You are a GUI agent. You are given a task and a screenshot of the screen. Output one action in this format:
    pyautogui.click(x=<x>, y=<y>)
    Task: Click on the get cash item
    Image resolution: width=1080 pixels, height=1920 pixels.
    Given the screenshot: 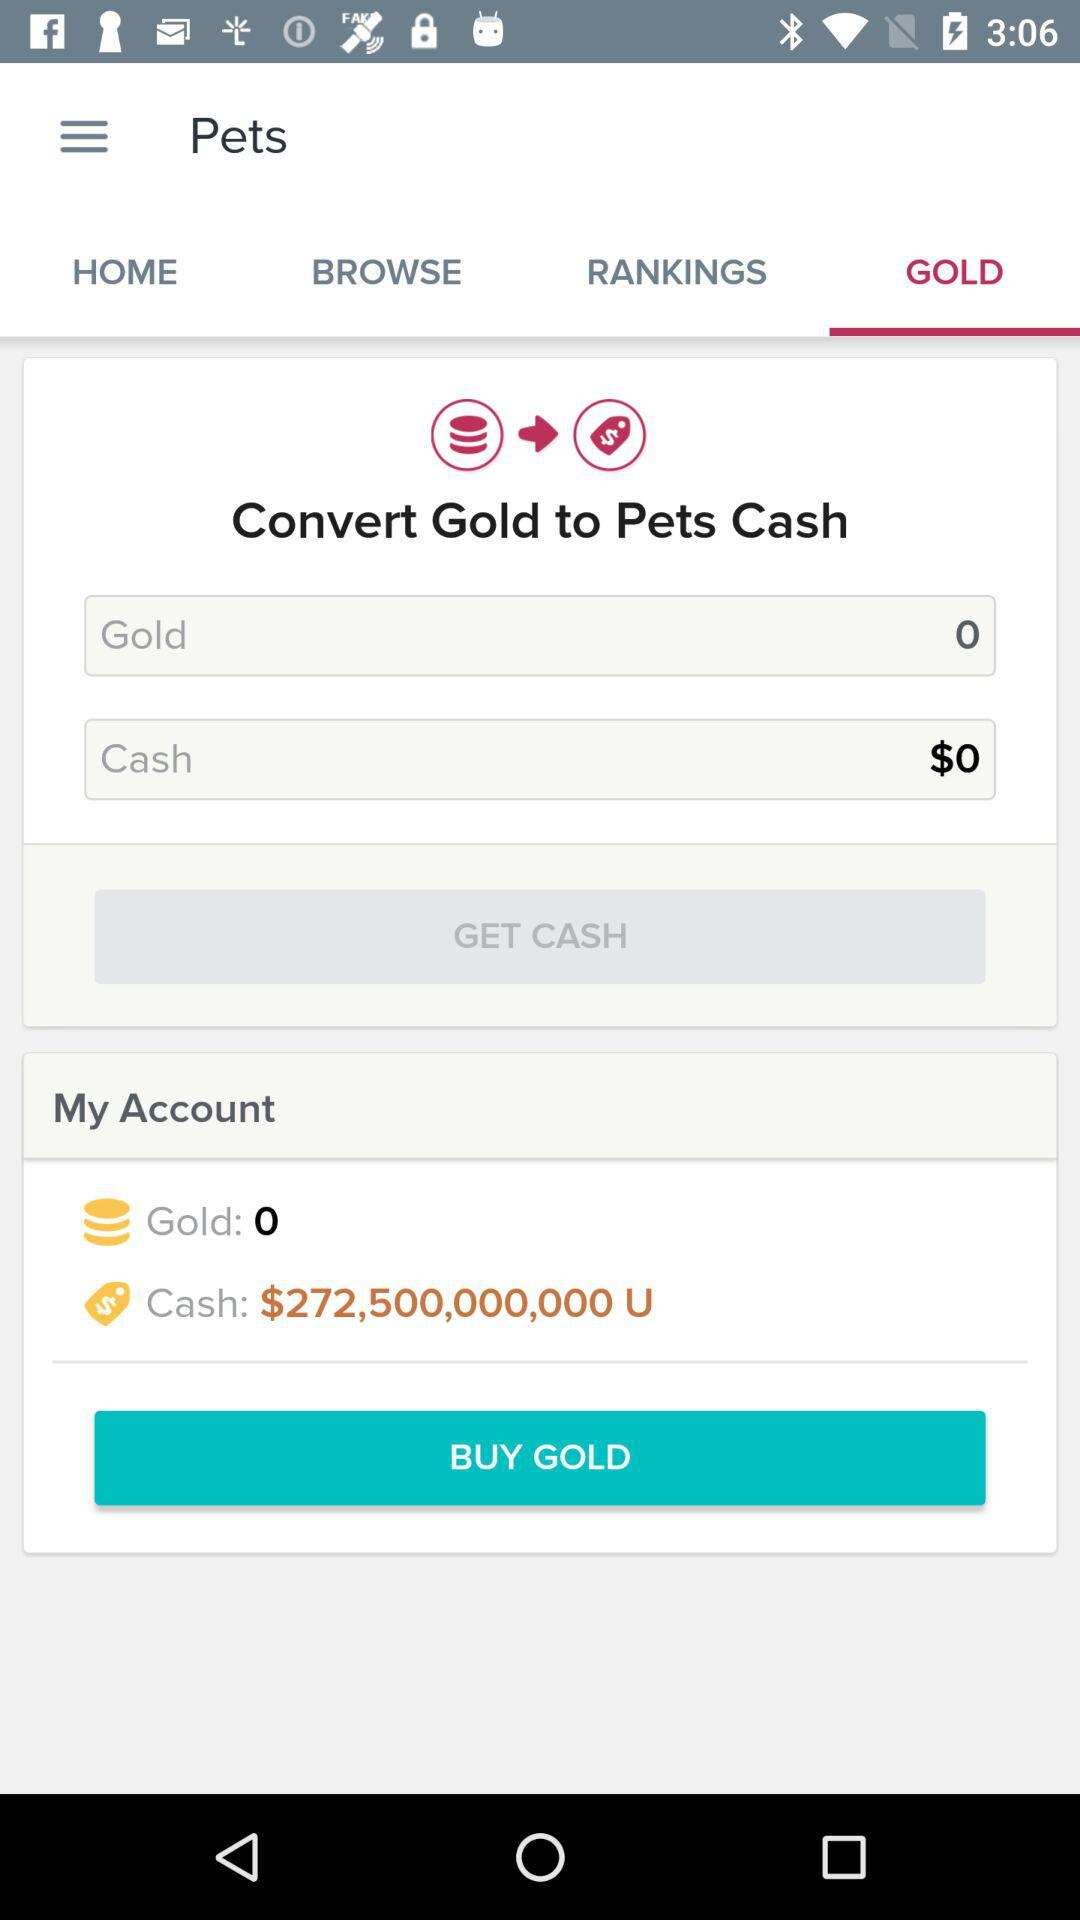 What is the action you would take?
    pyautogui.click(x=540, y=935)
    